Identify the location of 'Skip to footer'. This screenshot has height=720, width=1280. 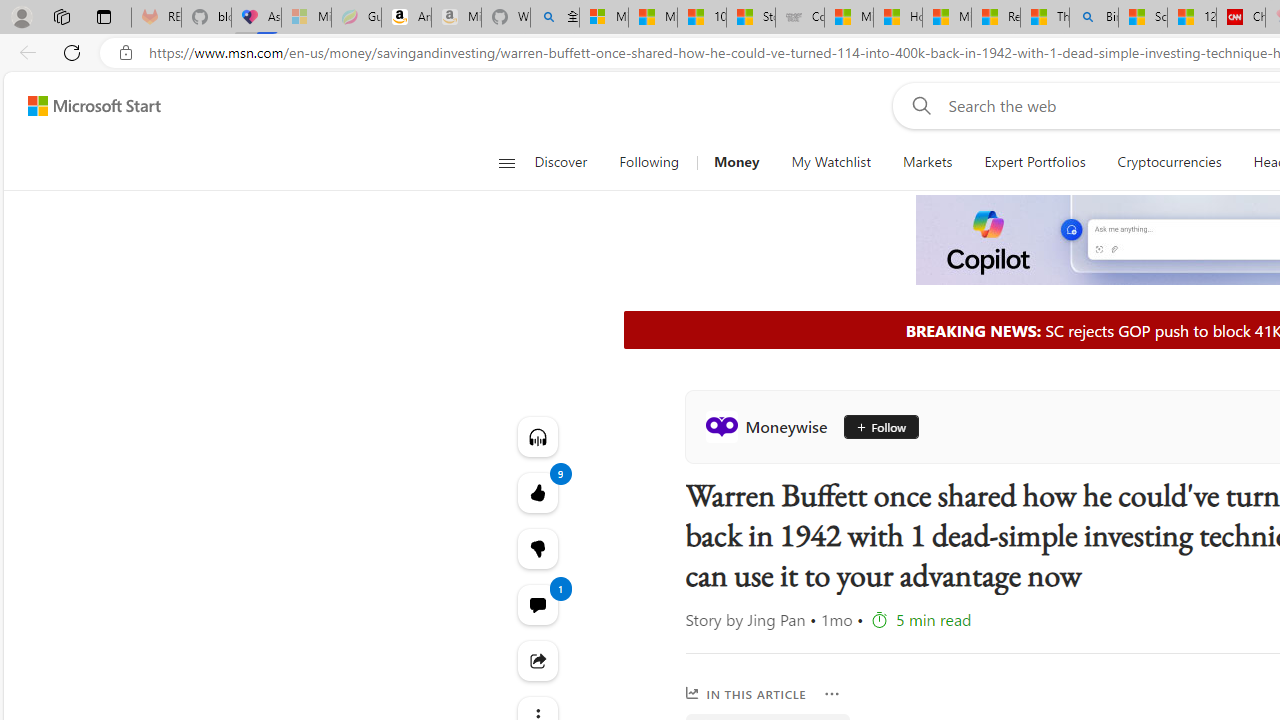
(81, 105).